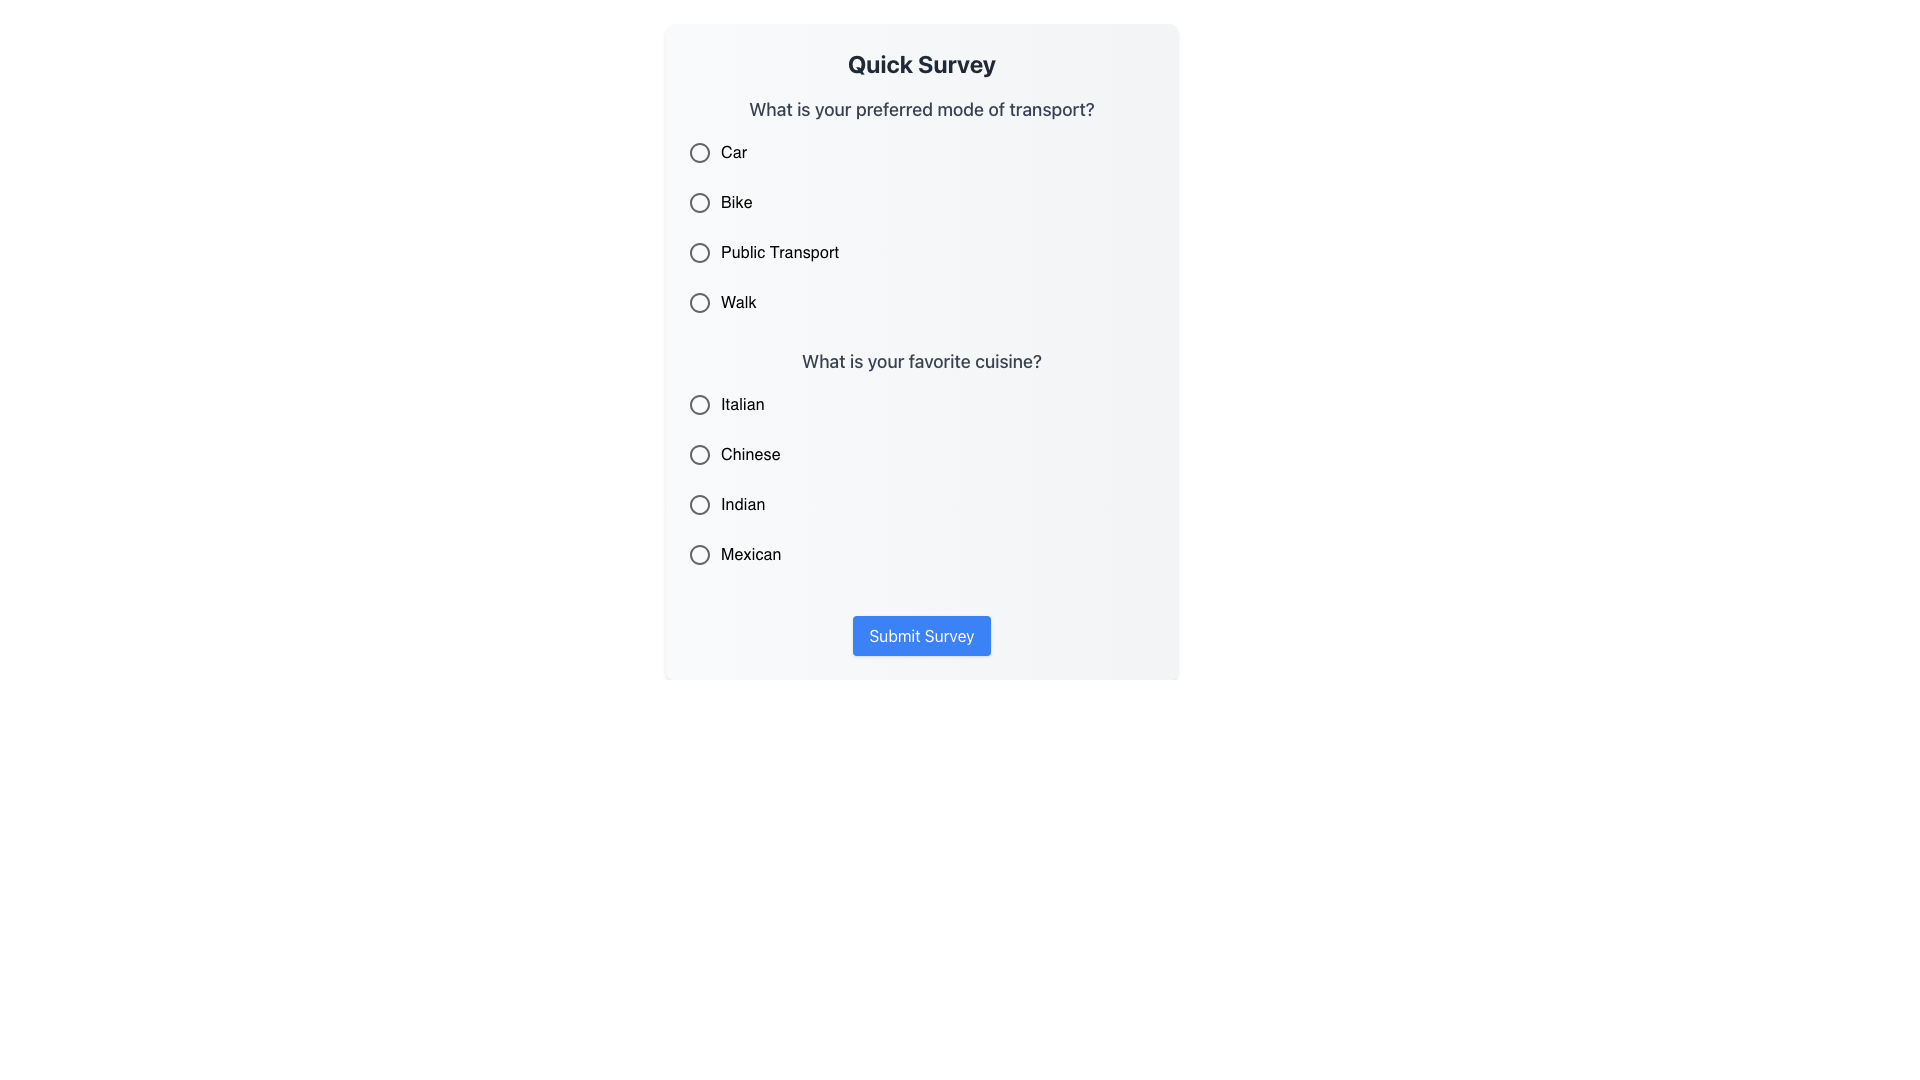 The width and height of the screenshot is (1920, 1080). What do you see at coordinates (700, 152) in the screenshot?
I see `the selected radio button for 'Car' in the survey form` at bounding box center [700, 152].